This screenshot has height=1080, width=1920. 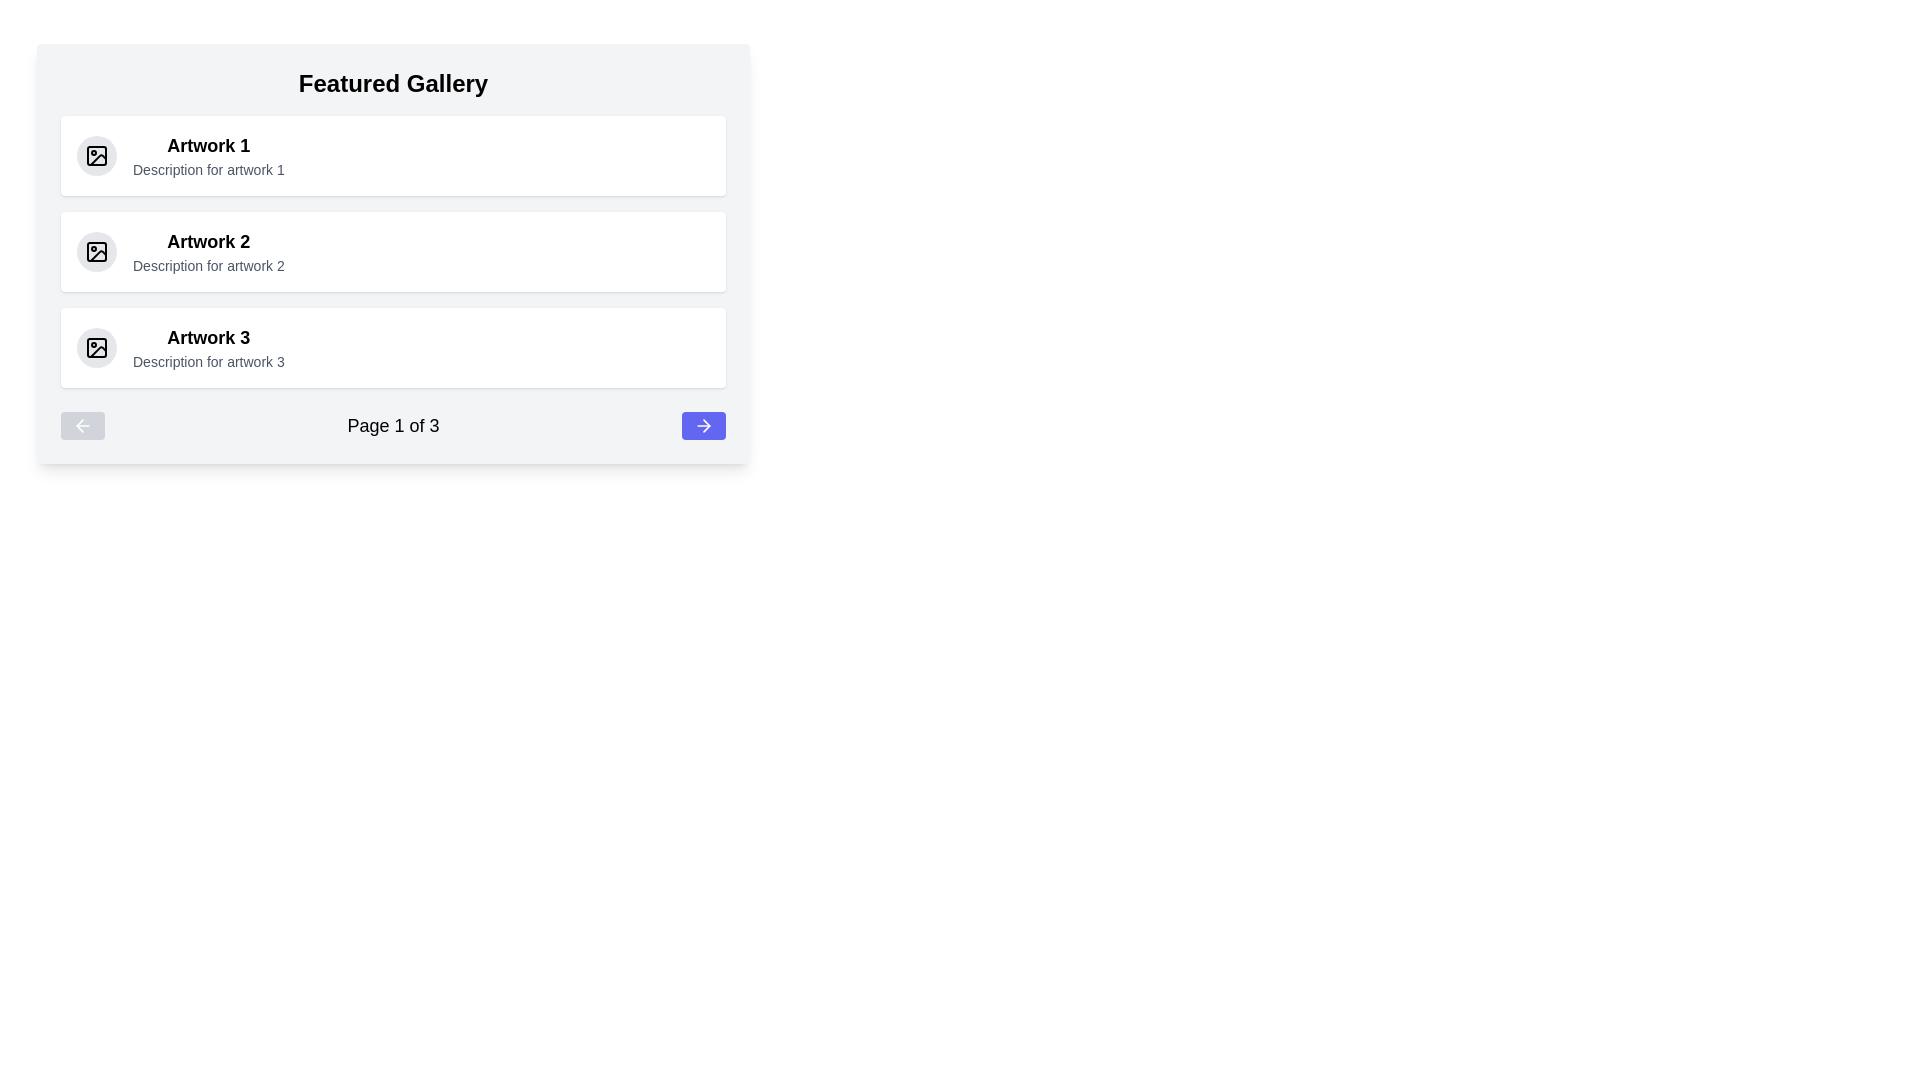 I want to click on the small, rounded rectangle that serves as a placeholder for unavailable artwork in the 'Artwork 1' list item, so click(x=95, y=154).